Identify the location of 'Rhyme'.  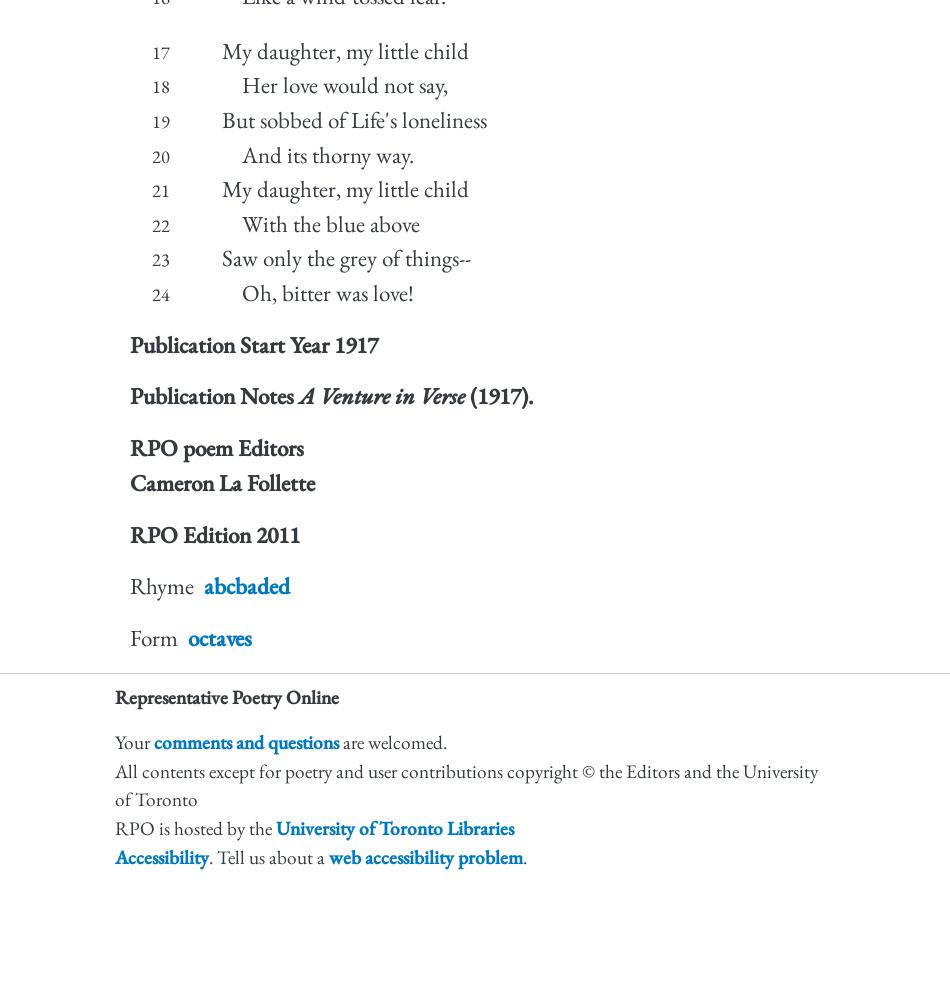
(161, 585).